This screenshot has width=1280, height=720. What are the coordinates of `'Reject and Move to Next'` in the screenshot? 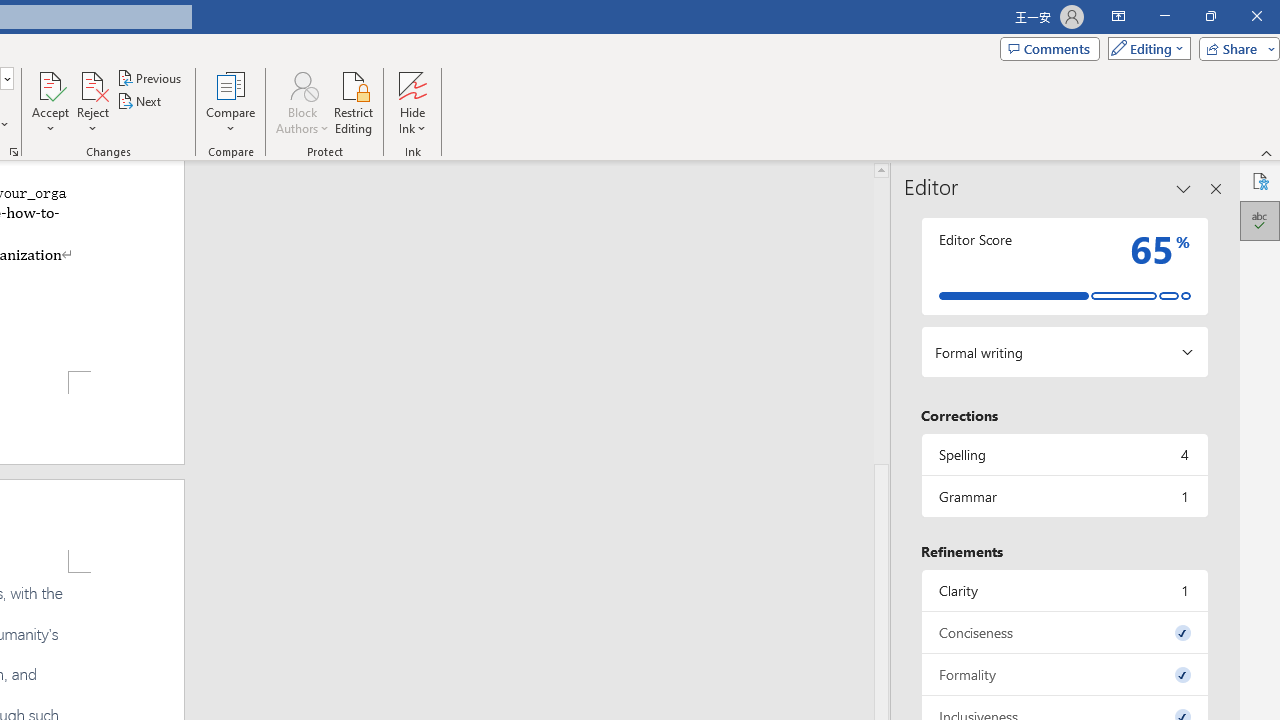 It's located at (91, 84).